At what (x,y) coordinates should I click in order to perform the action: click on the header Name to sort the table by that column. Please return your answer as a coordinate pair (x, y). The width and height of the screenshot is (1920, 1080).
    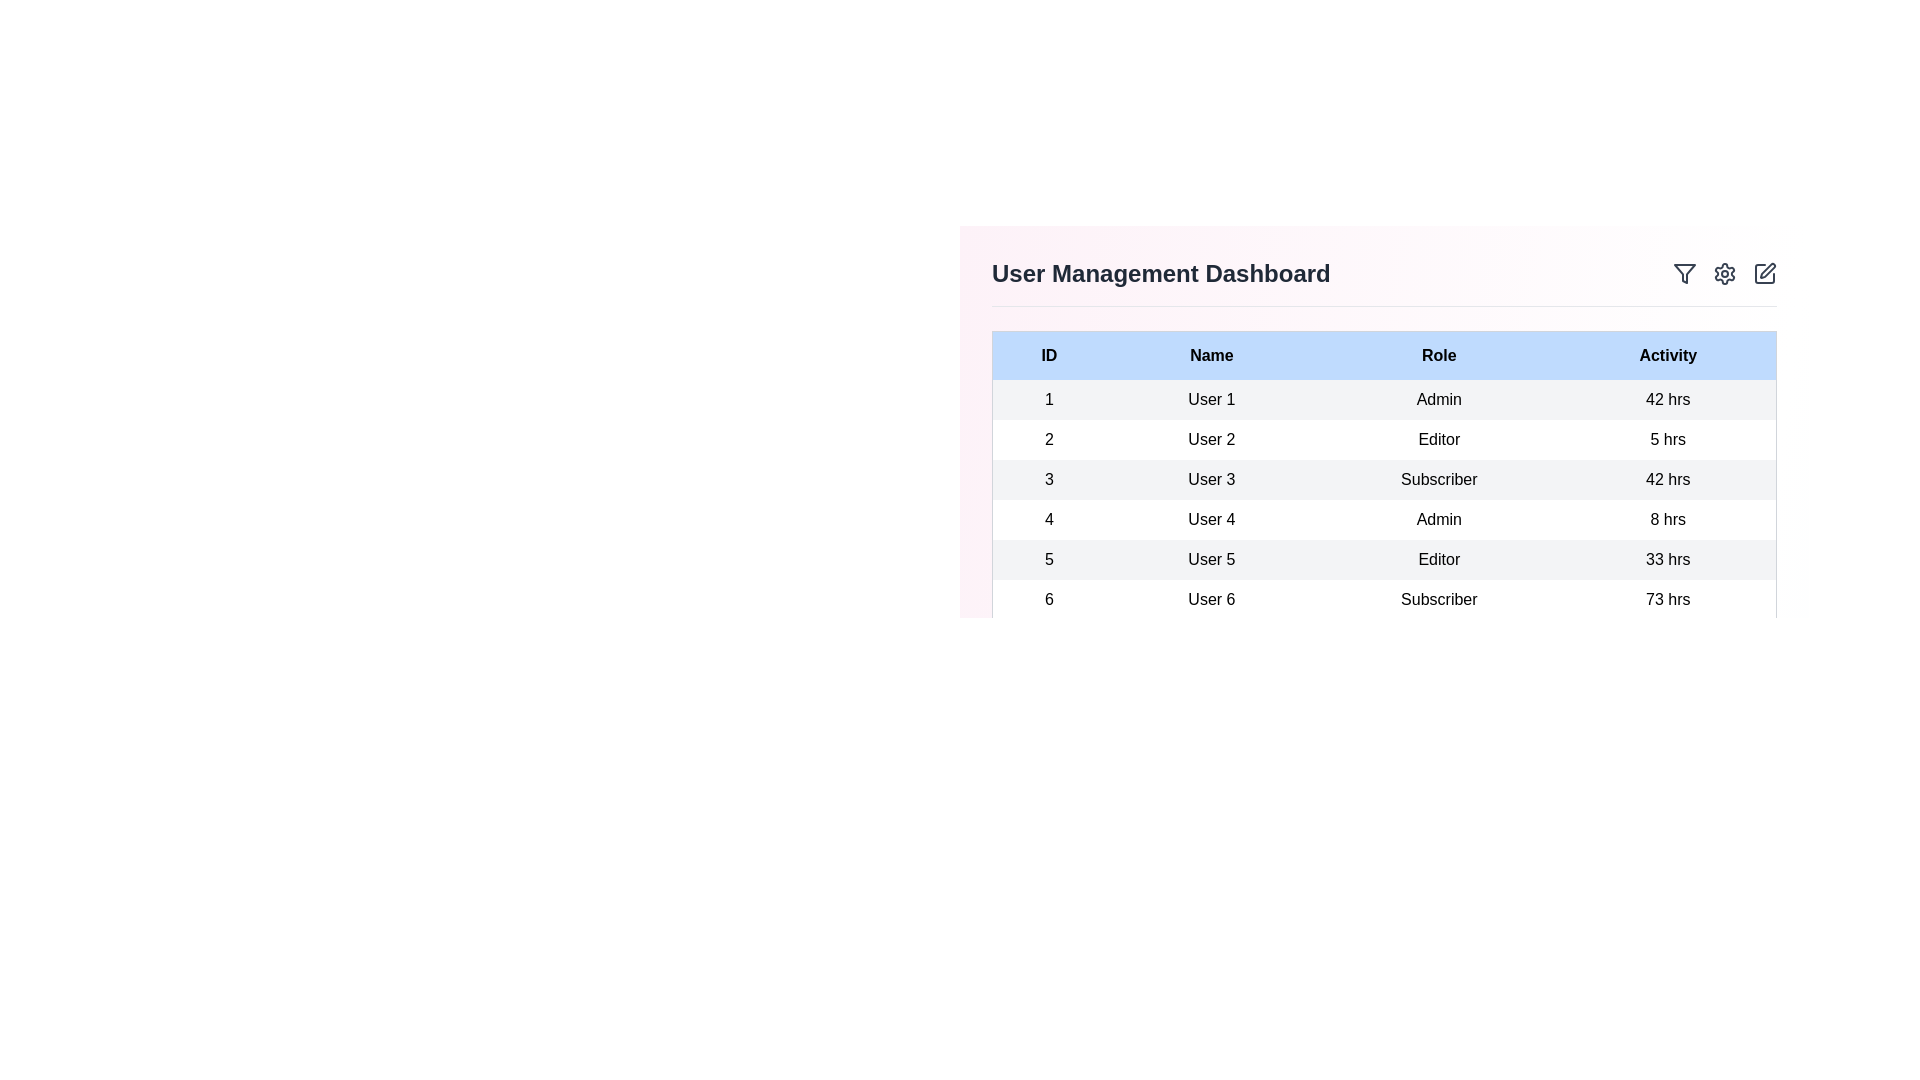
    Looking at the image, I should click on (1210, 354).